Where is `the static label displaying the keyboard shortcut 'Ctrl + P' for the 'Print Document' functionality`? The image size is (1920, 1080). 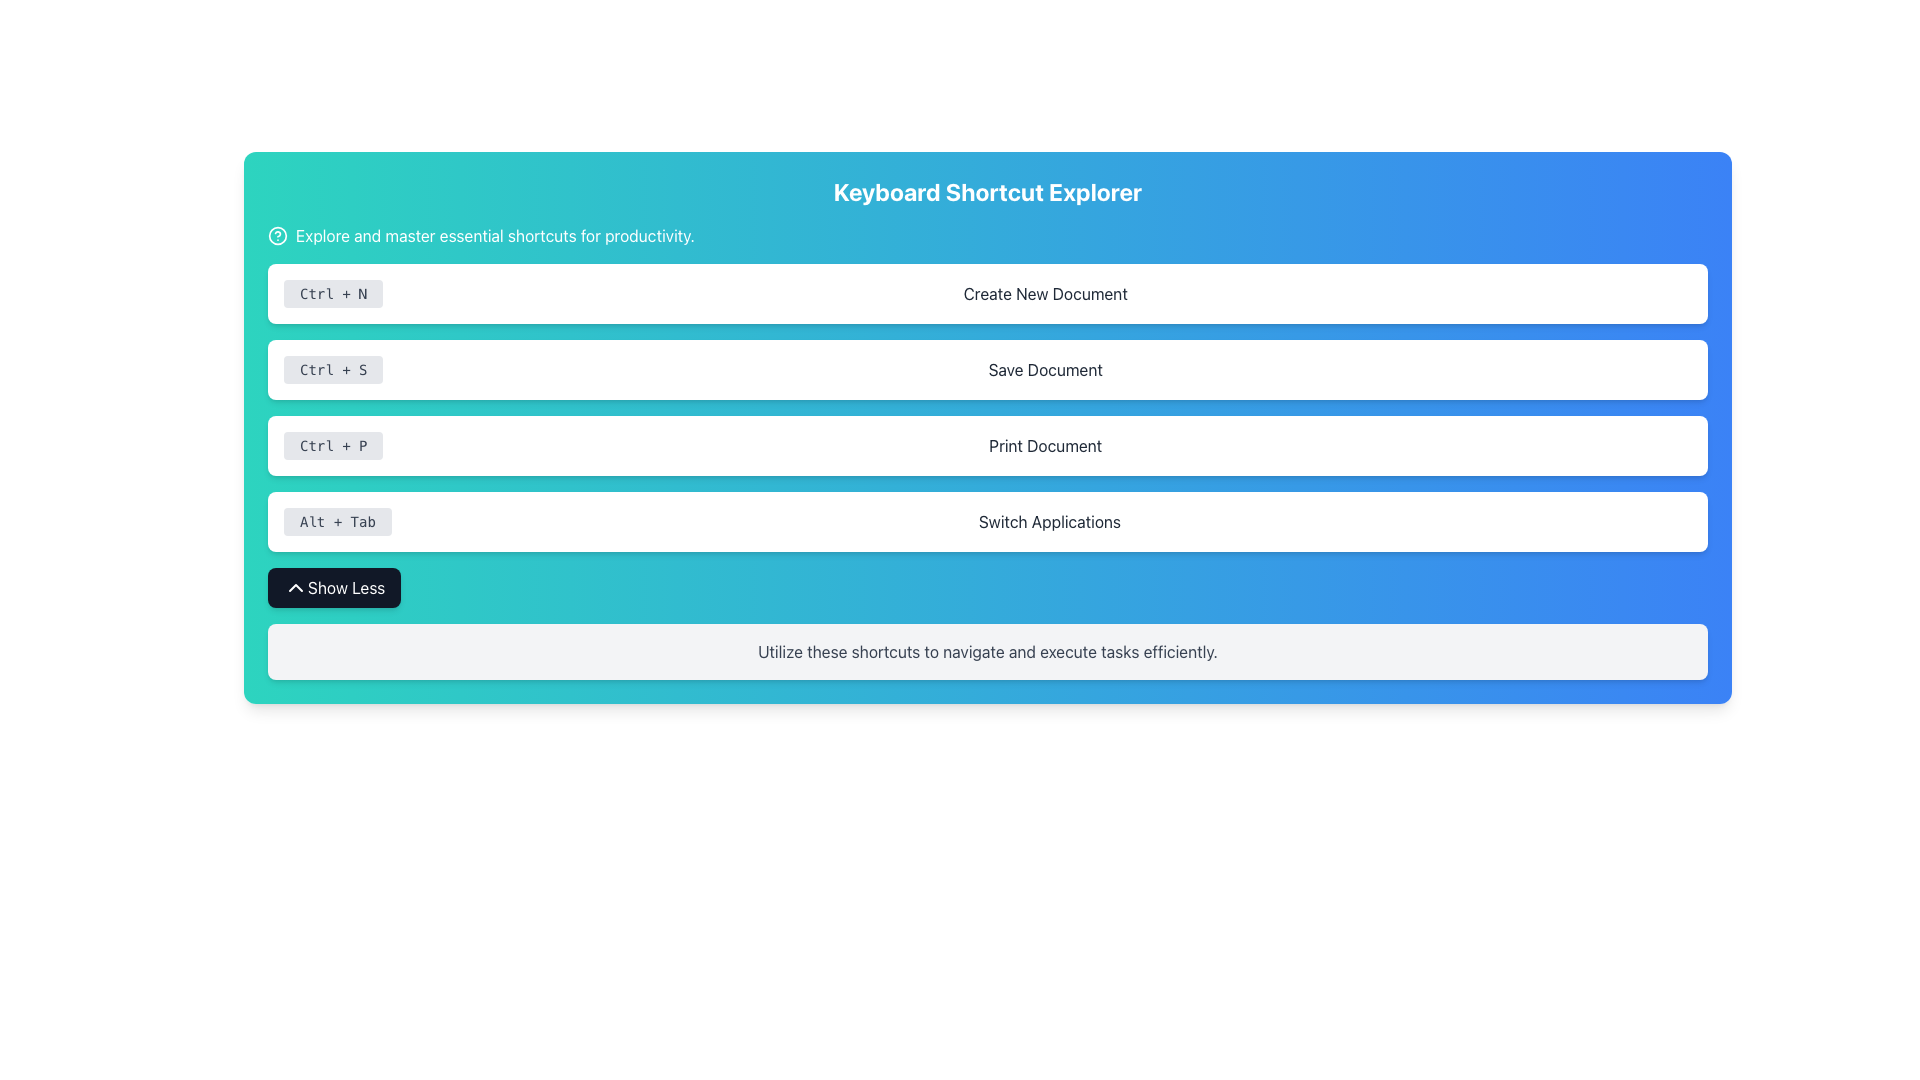 the static label displaying the keyboard shortcut 'Ctrl + P' for the 'Print Document' functionality is located at coordinates (333, 445).